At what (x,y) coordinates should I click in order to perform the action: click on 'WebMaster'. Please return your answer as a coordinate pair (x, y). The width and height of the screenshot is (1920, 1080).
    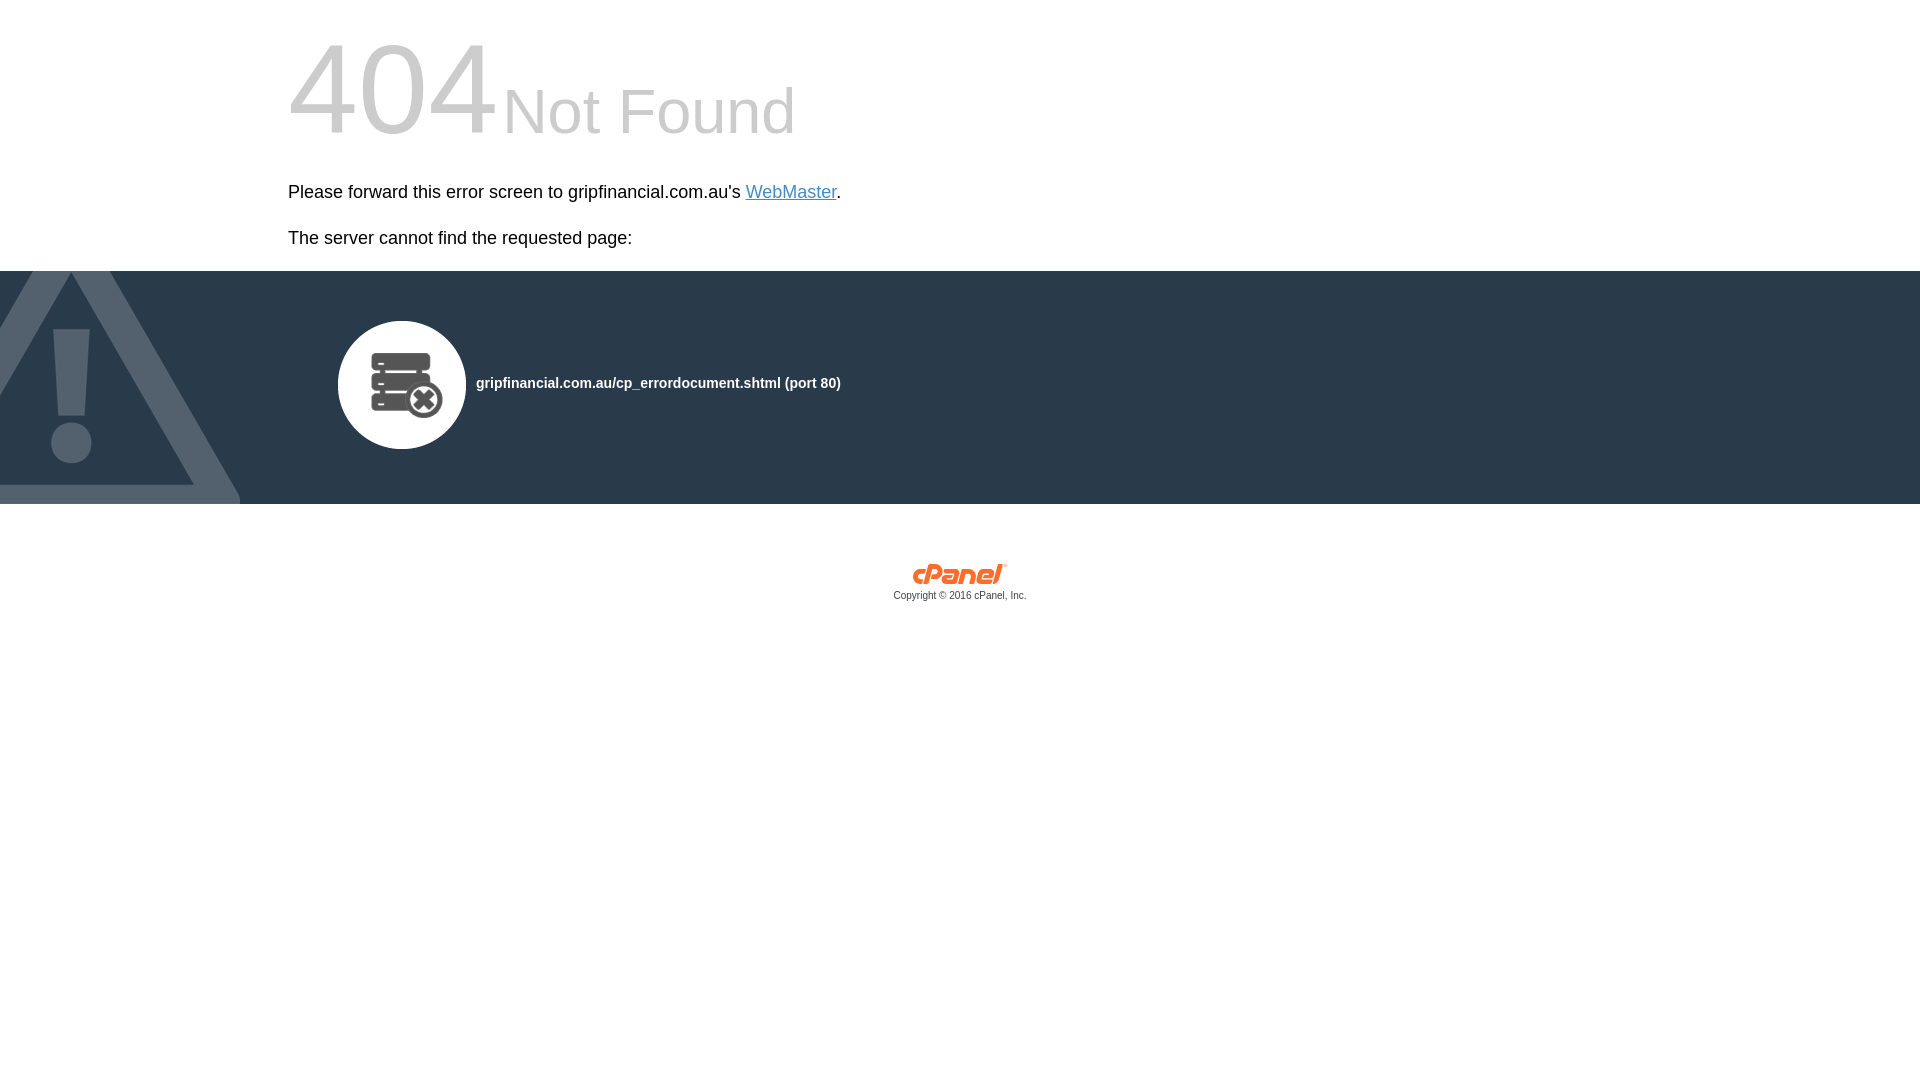
    Looking at the image, I should click on (790, 192).